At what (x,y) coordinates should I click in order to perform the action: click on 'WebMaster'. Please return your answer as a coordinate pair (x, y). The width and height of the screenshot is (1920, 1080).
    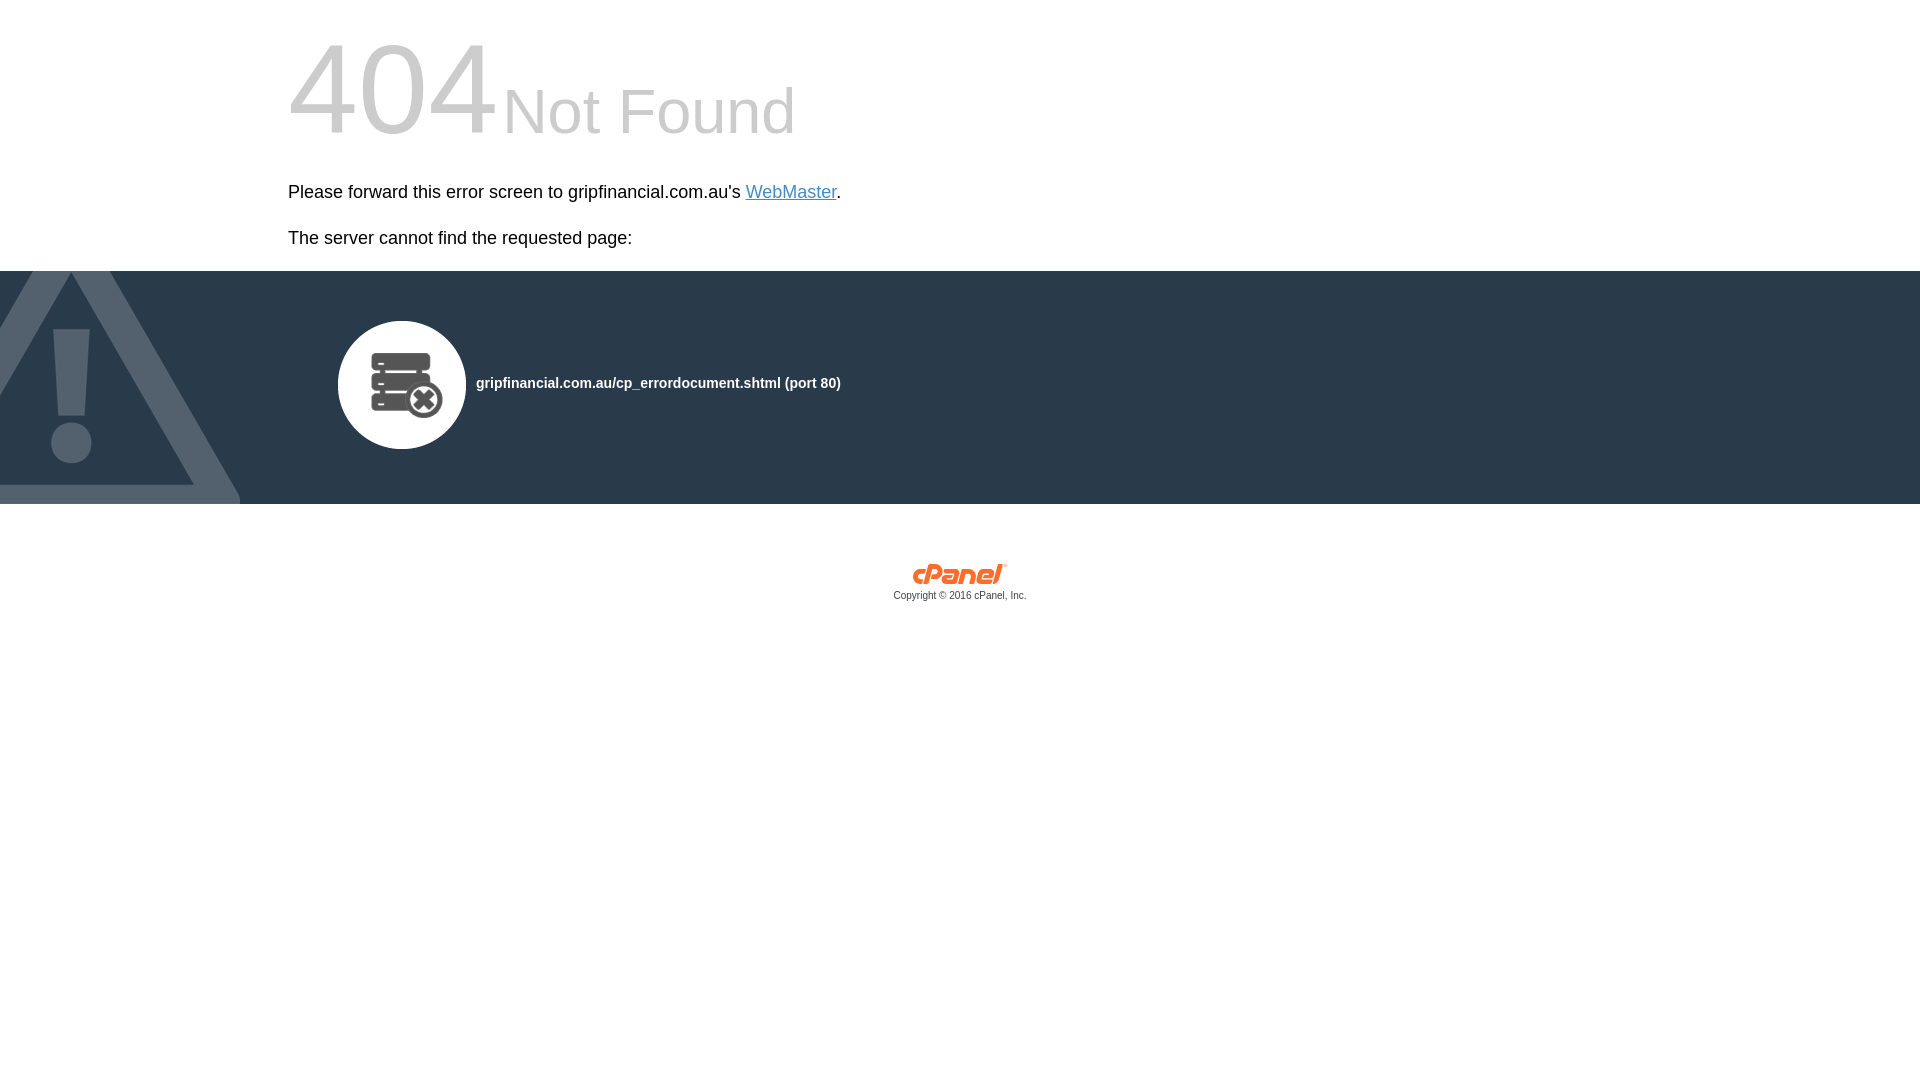
    Looking at the image, I should click on (790, 192).